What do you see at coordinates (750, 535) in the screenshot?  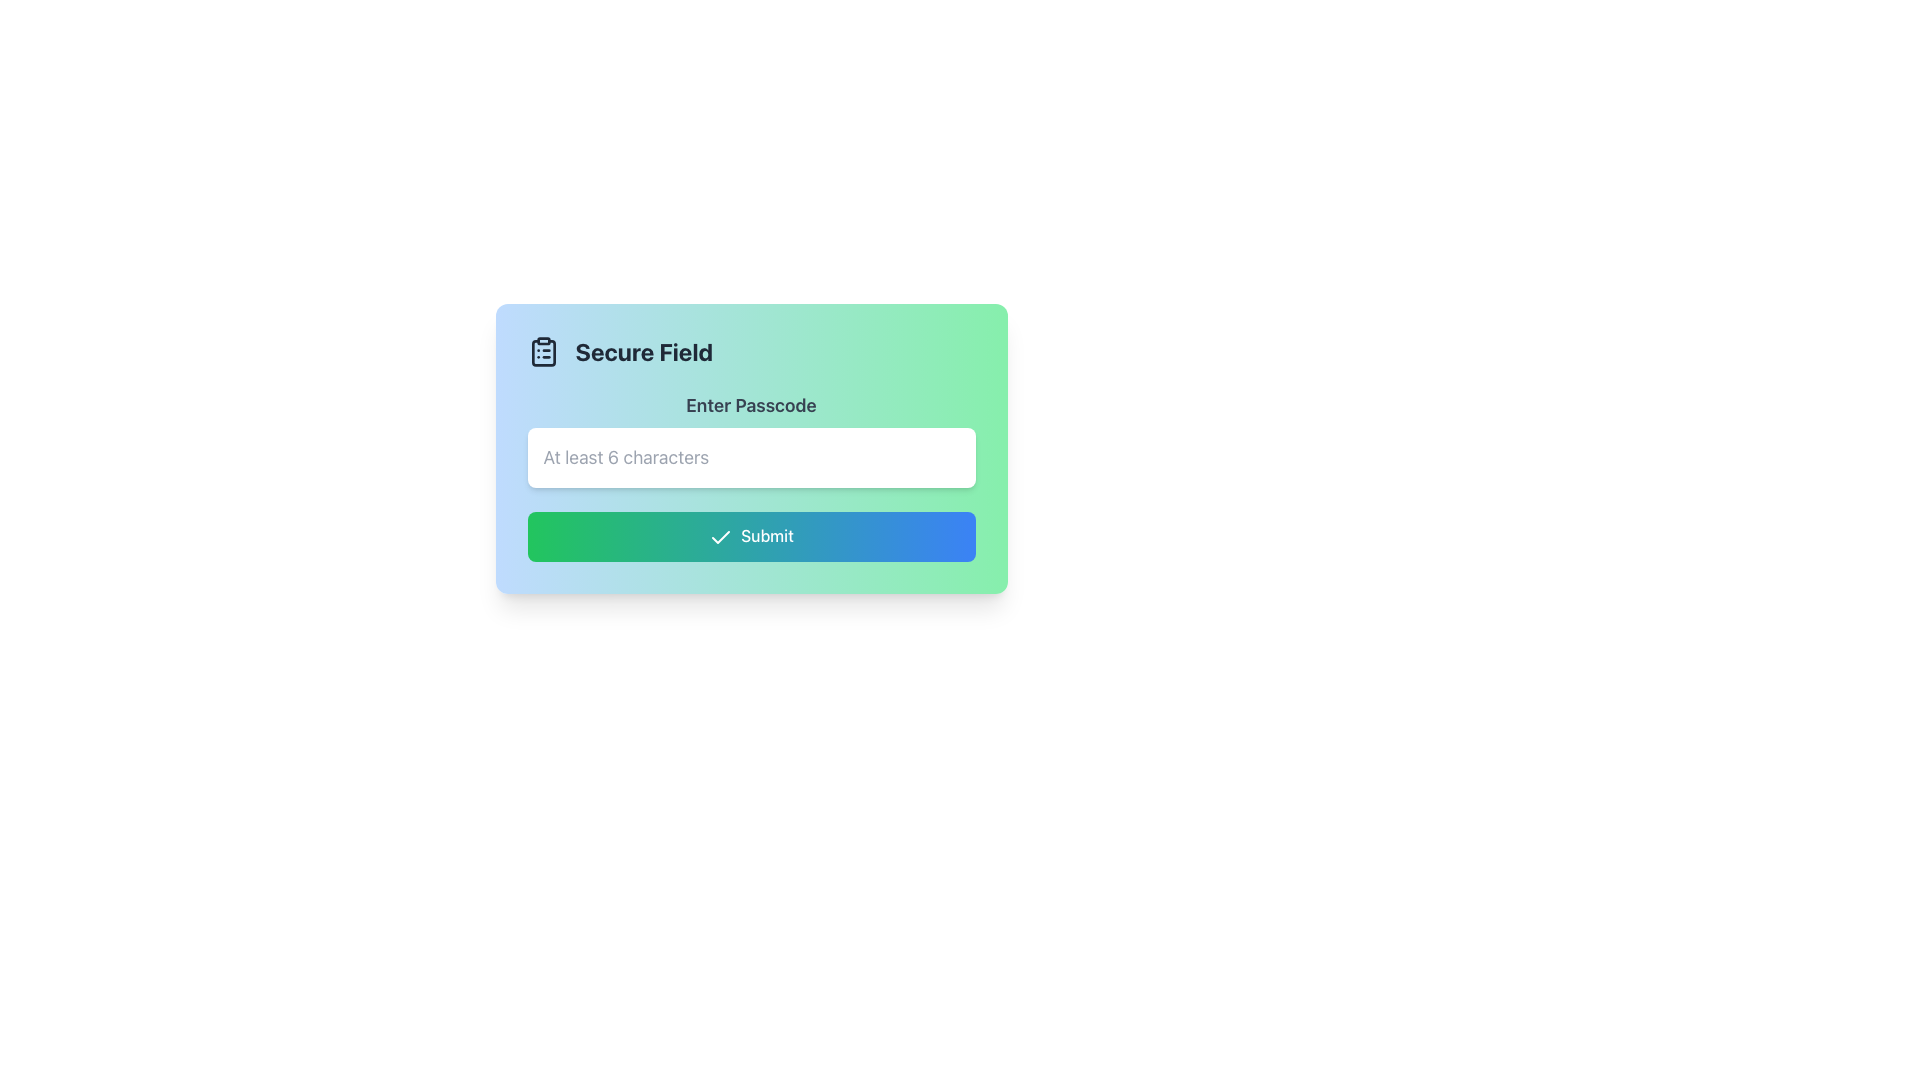 I see `the 'Submit' button, which has a gradient background from green to blue and a white checkmark icon to its left` at bounding box center [750, 535].